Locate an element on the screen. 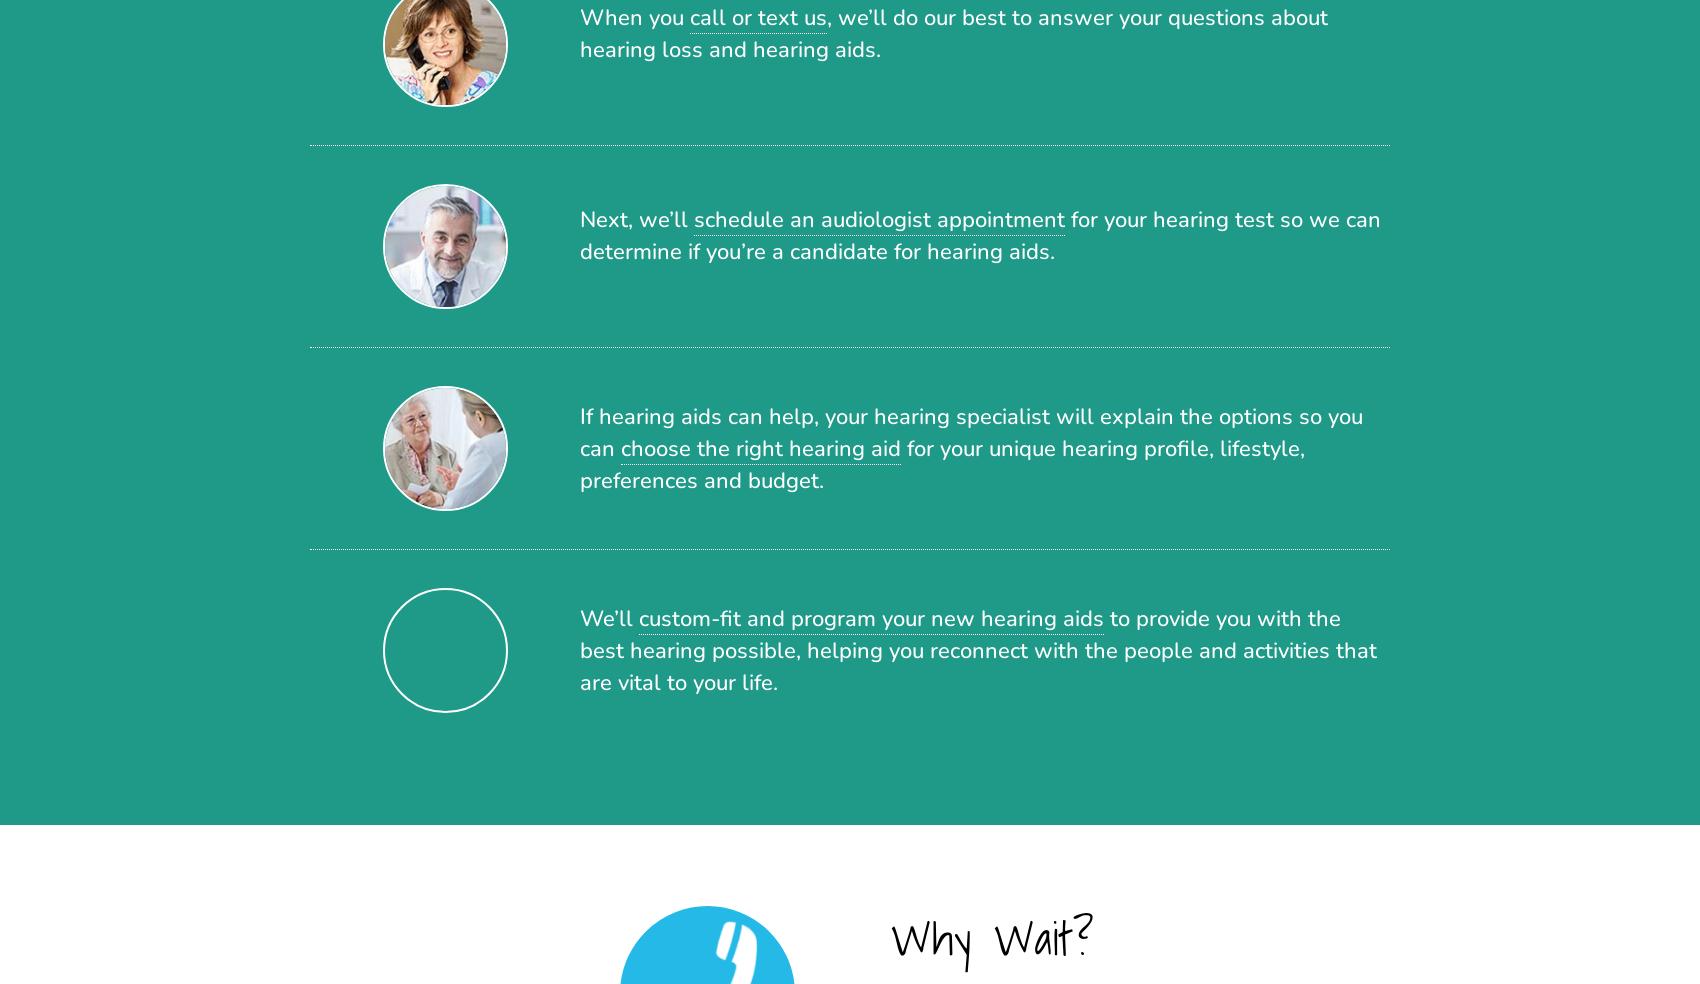 The width and height of the screenshot is (1700, 984). 'choose the right hearing aid' is located at coordinates (759, 448).